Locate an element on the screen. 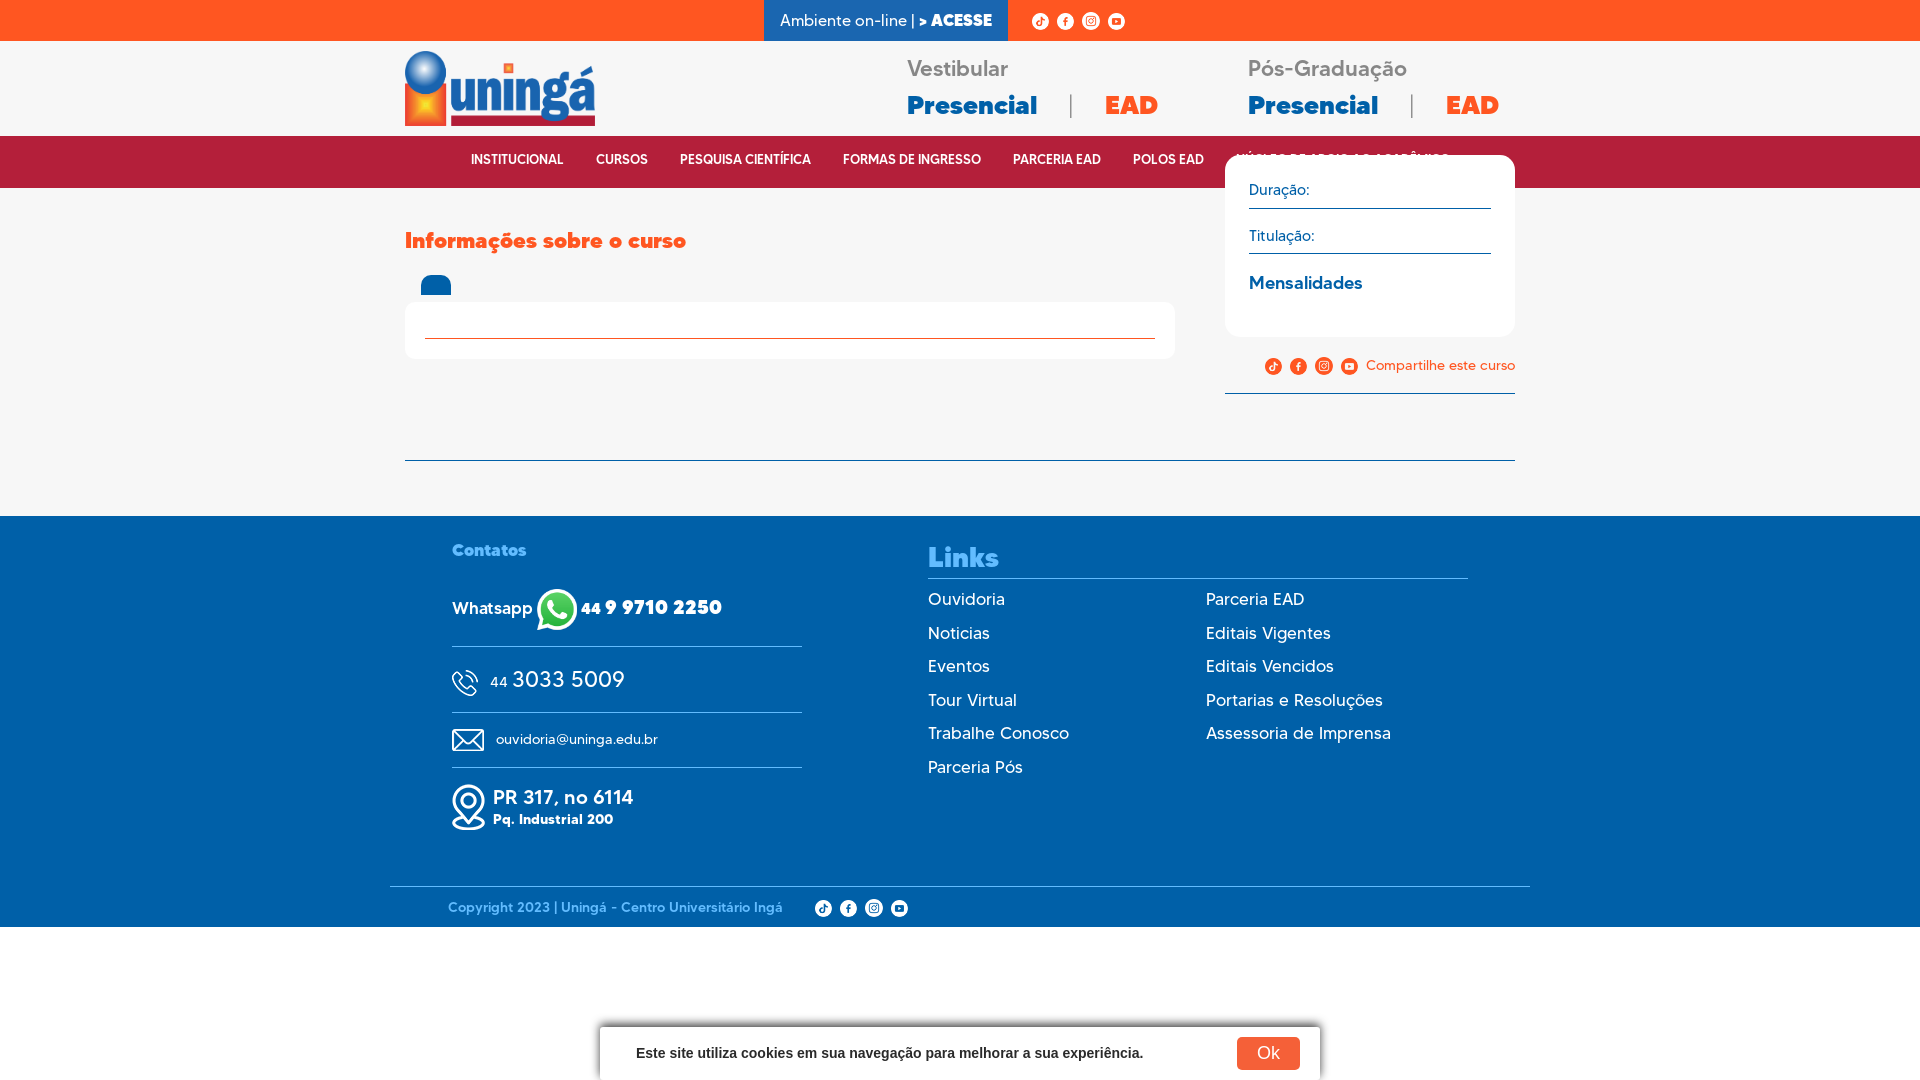  'FORMAS DE INGRESSO' is located at coordinates (841, 161).